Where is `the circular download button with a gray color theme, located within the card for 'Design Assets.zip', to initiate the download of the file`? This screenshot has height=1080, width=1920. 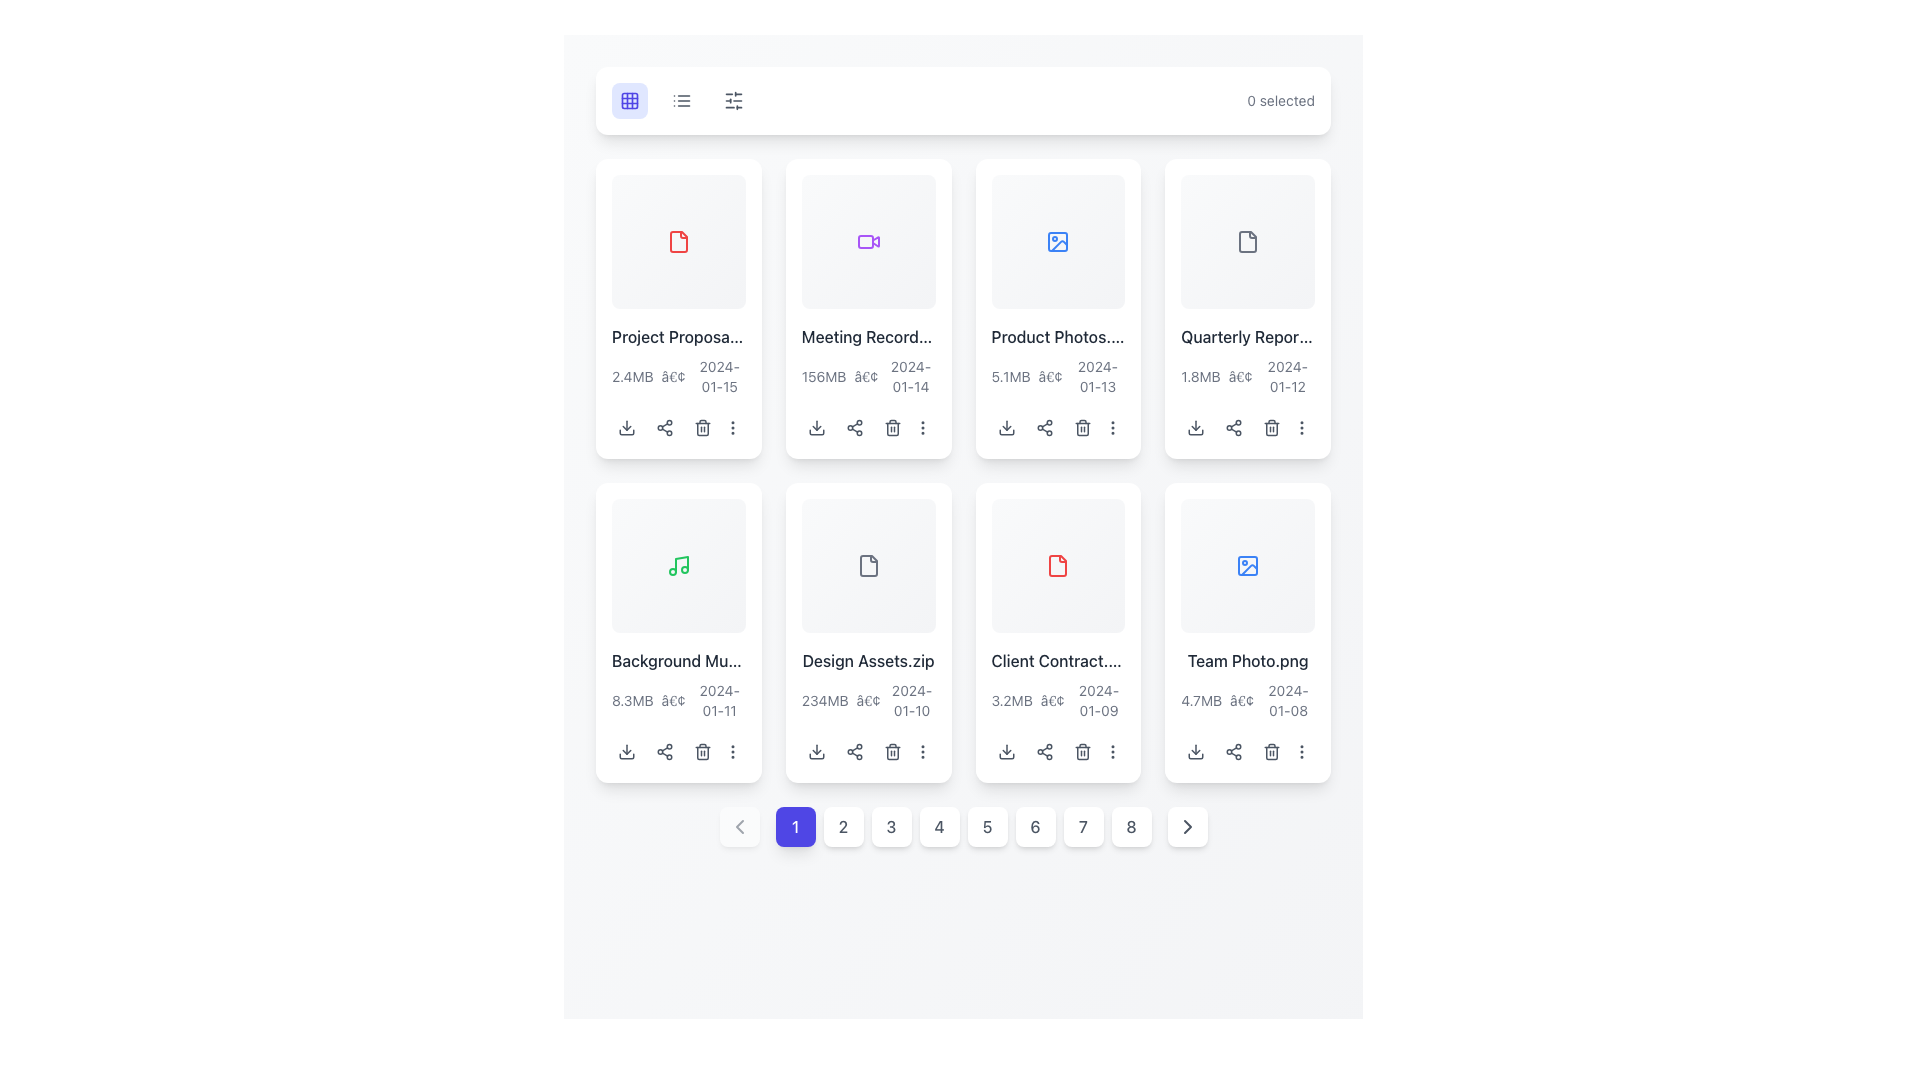
the circular download button with a gray color theme, located within the card for 'Design Assets.zip', to initiate the download of the file is located at coordinates (816, 751).